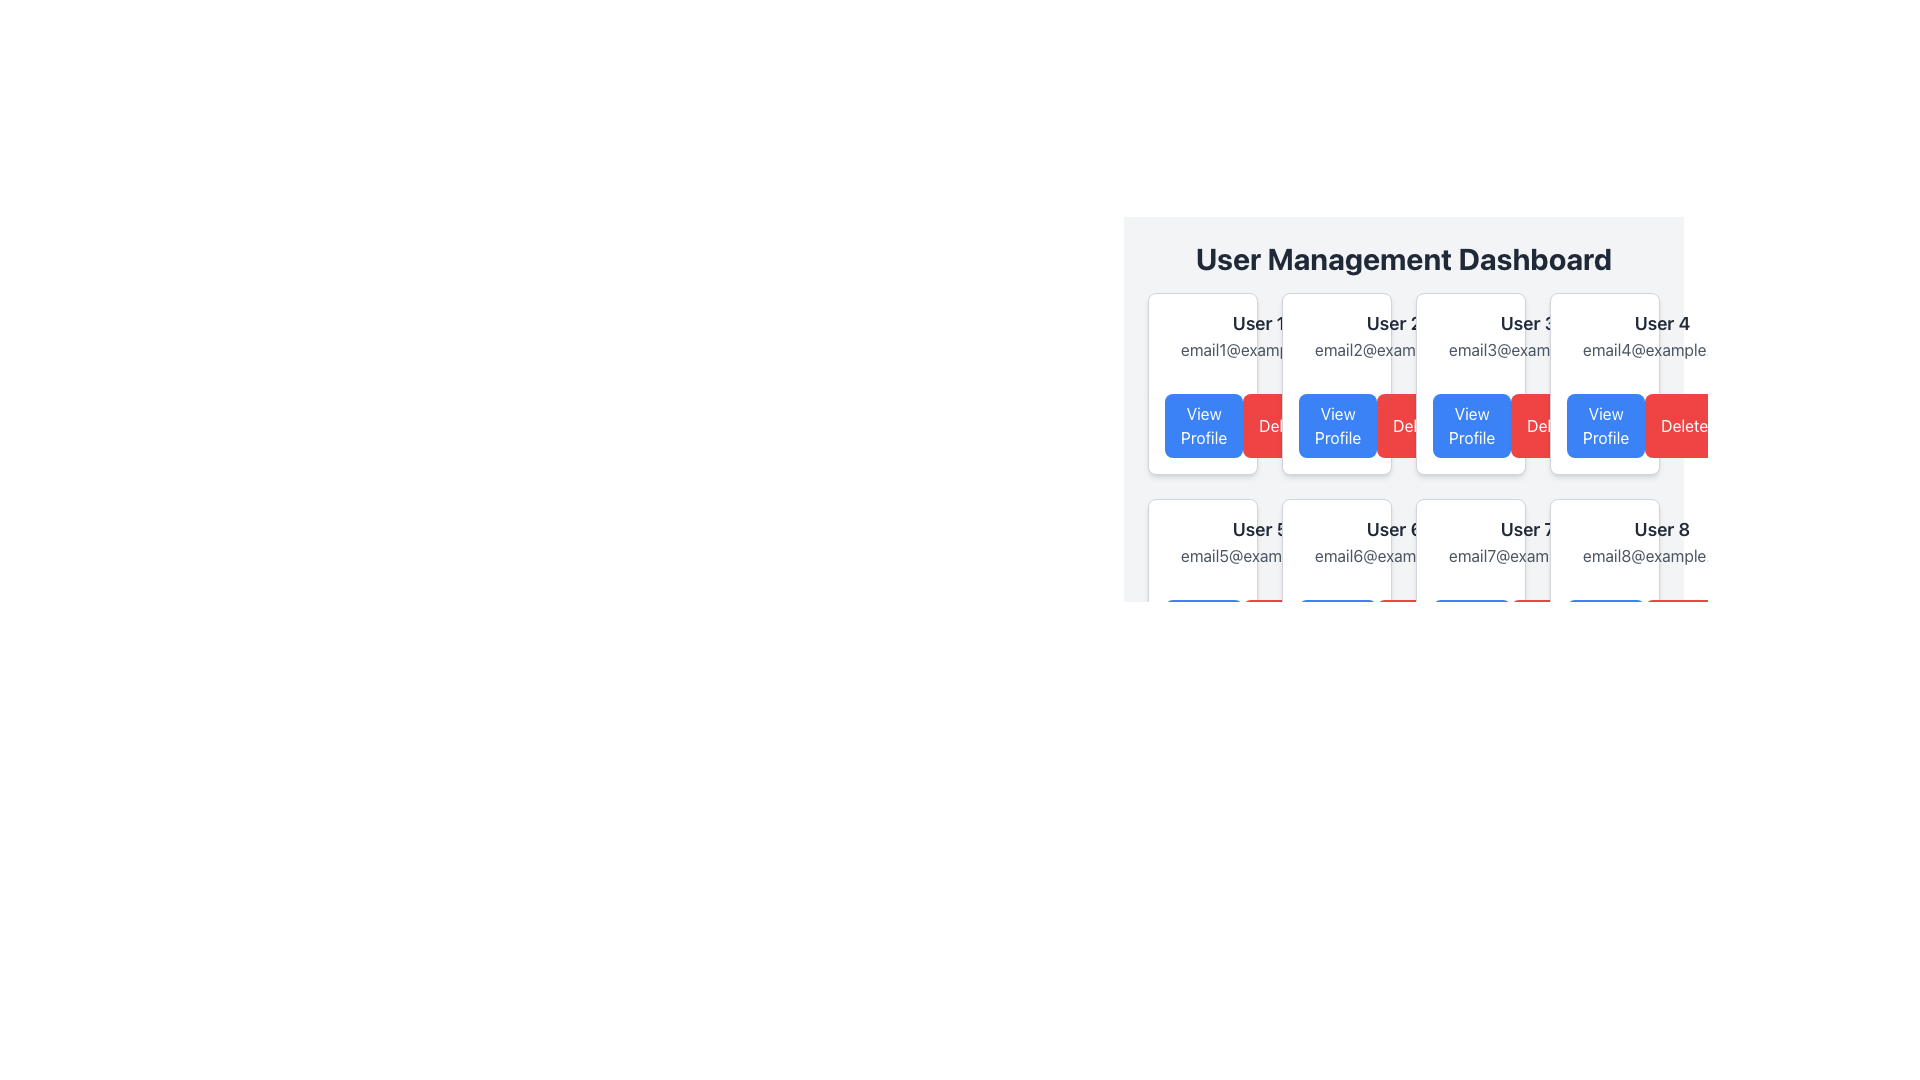 The height and width of the screenshot is (1080, 1920). What do you see at coordinates (1392, 334) in the screenshot?
I see `the user's profile header displaying their name and email address in the User Management Dashboard` at bounding box center [1392, 334].